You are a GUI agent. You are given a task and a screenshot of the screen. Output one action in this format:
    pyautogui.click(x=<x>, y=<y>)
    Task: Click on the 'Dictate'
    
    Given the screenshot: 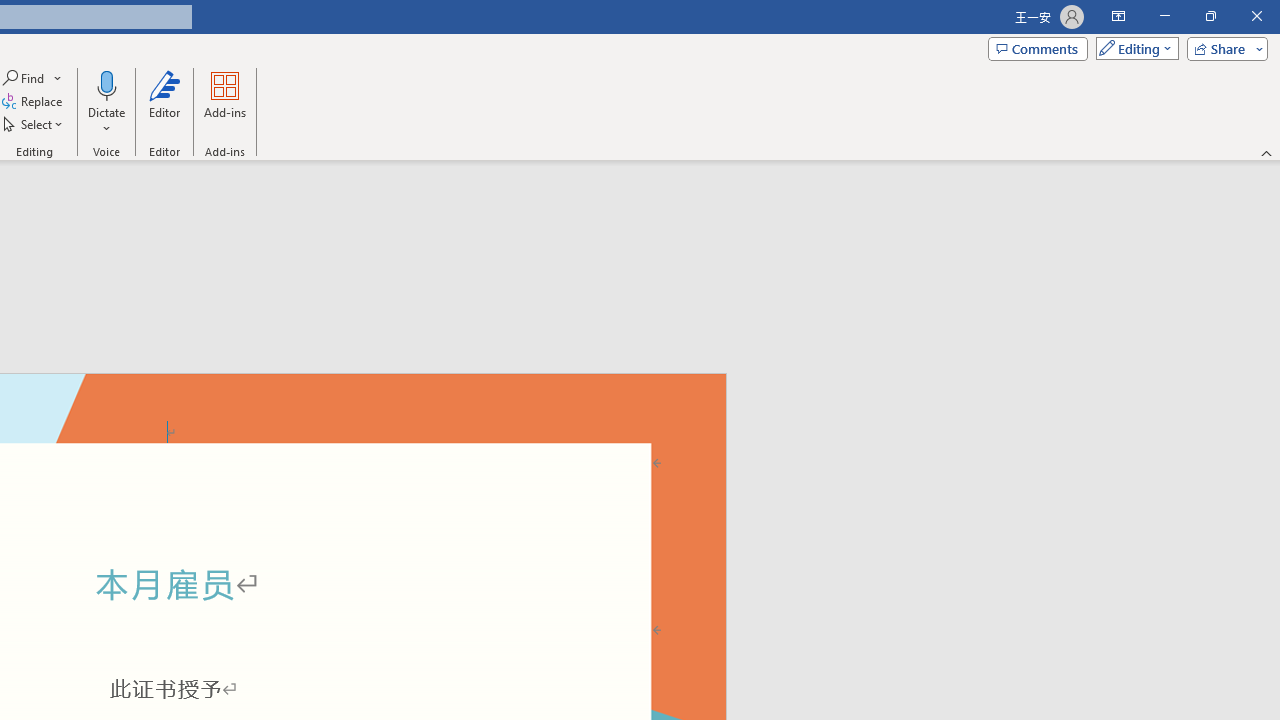 What is the action you would take?
    pyautogui.click(x=105, y=103)
    